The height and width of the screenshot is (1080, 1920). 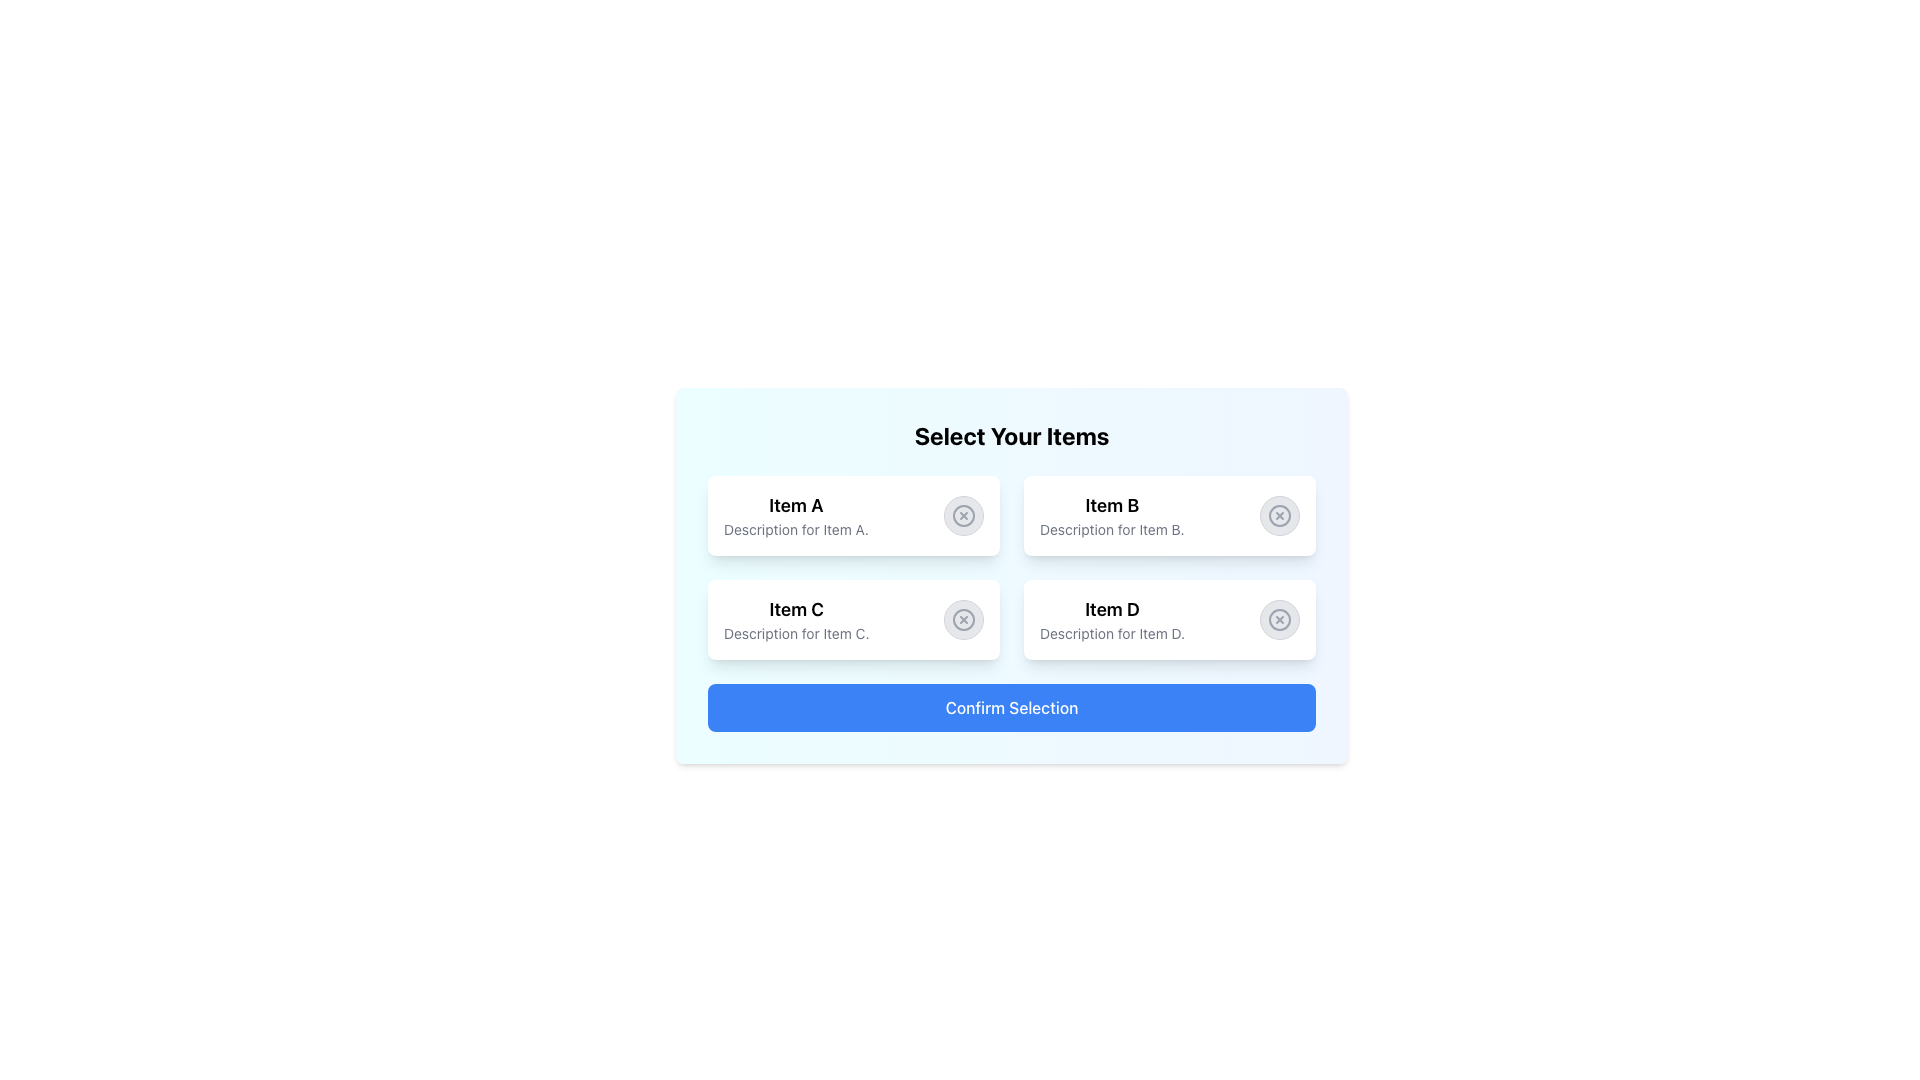 What do you see at coordinates (1280, 619) in the screenshot?
I see `the inner circle of the 'Item D' icon located in the lower-right section of the layout` at bounding box center [1280, 619].